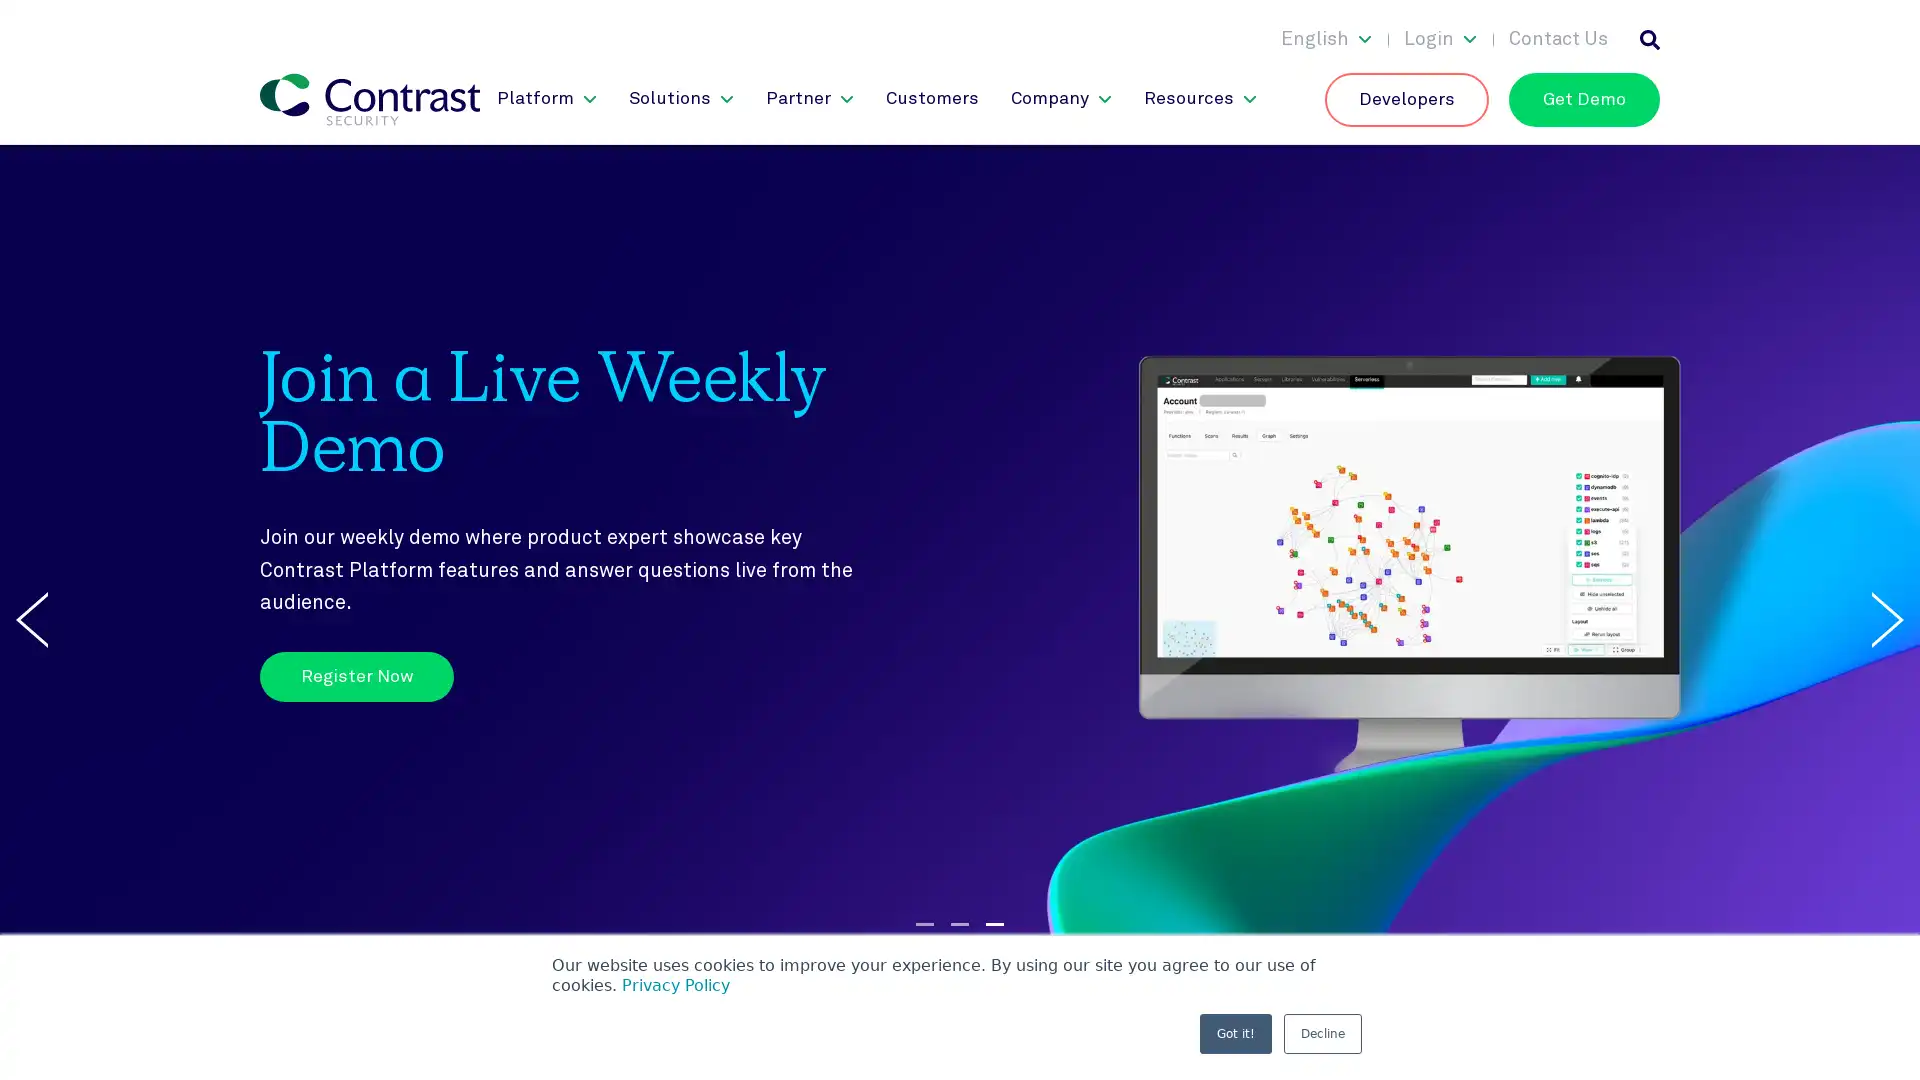  I want to click on Next, so click(1886, 617).